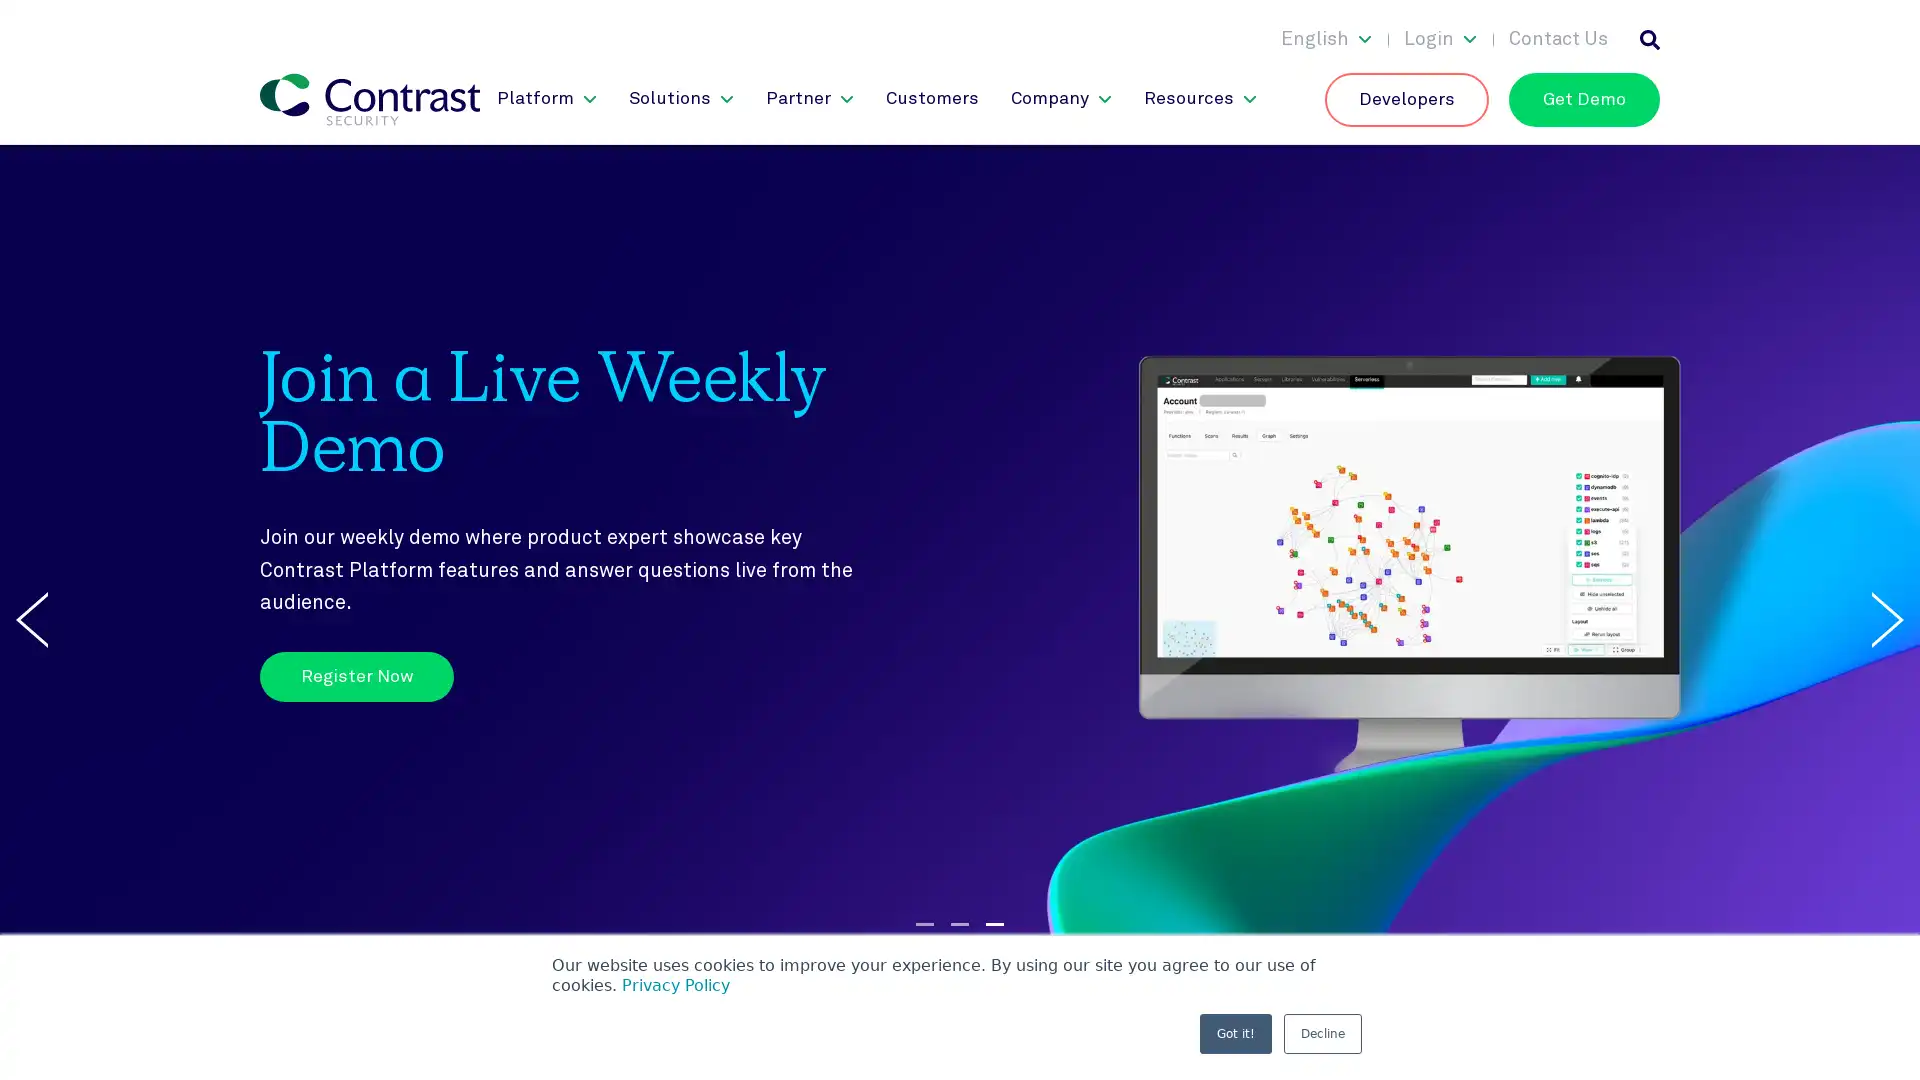  I want to click on Next, so click(1886, 617).